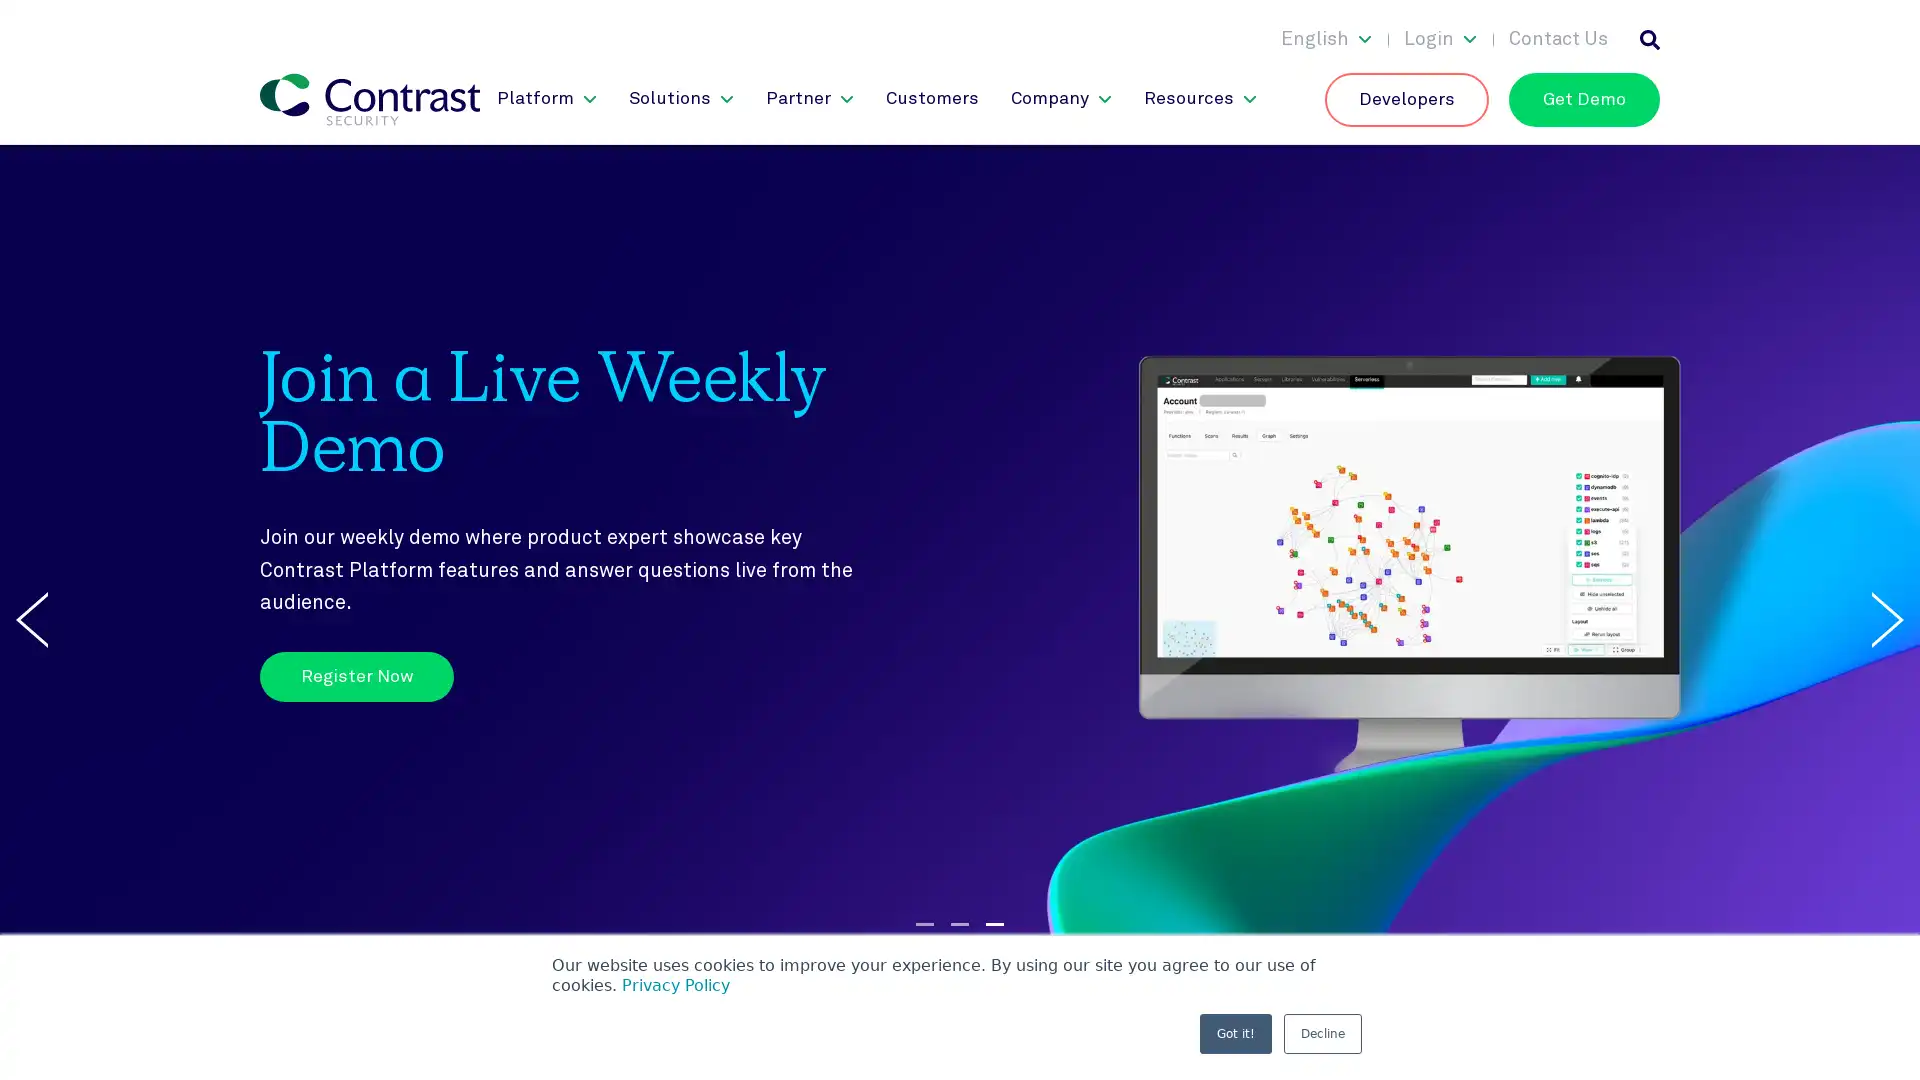  I want to click on Next, so click(1886, 617).